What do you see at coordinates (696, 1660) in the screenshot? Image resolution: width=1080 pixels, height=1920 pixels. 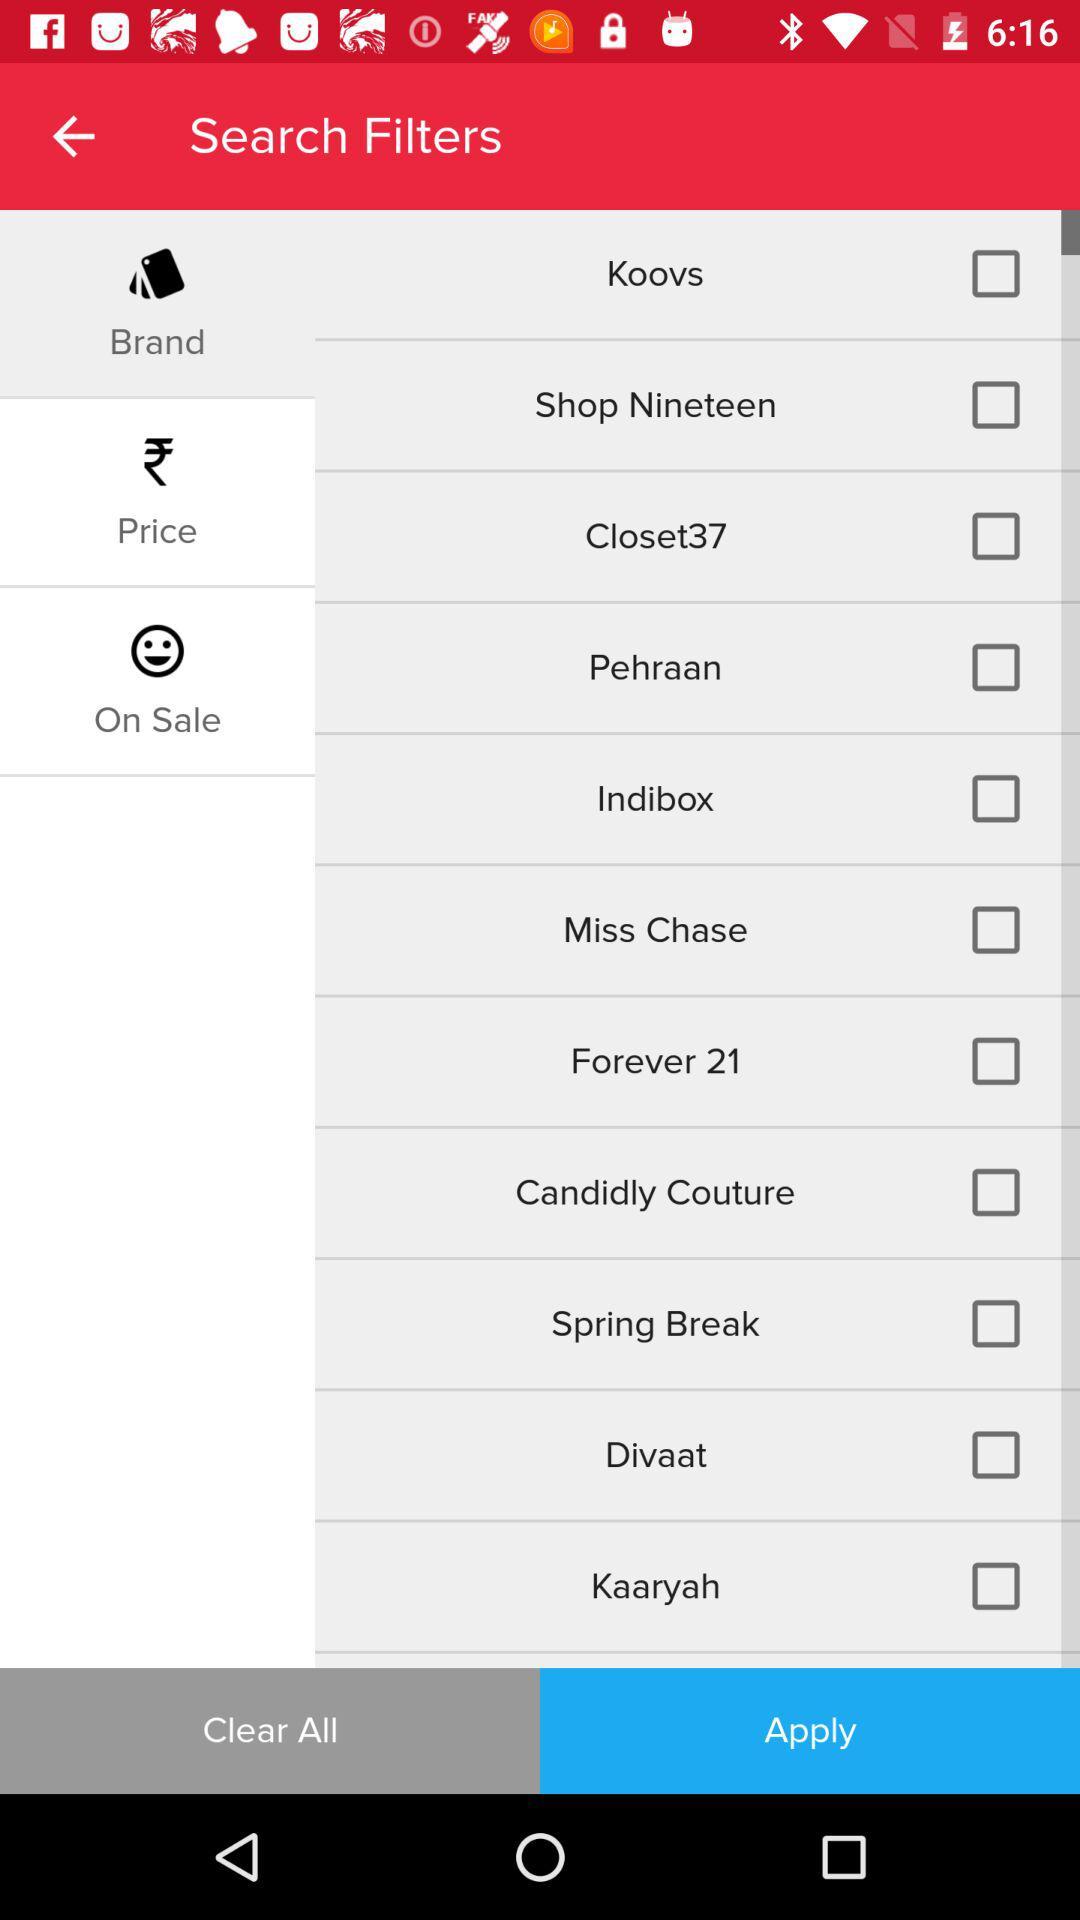 I see `bandbox` at bounding box center [696, 1660].